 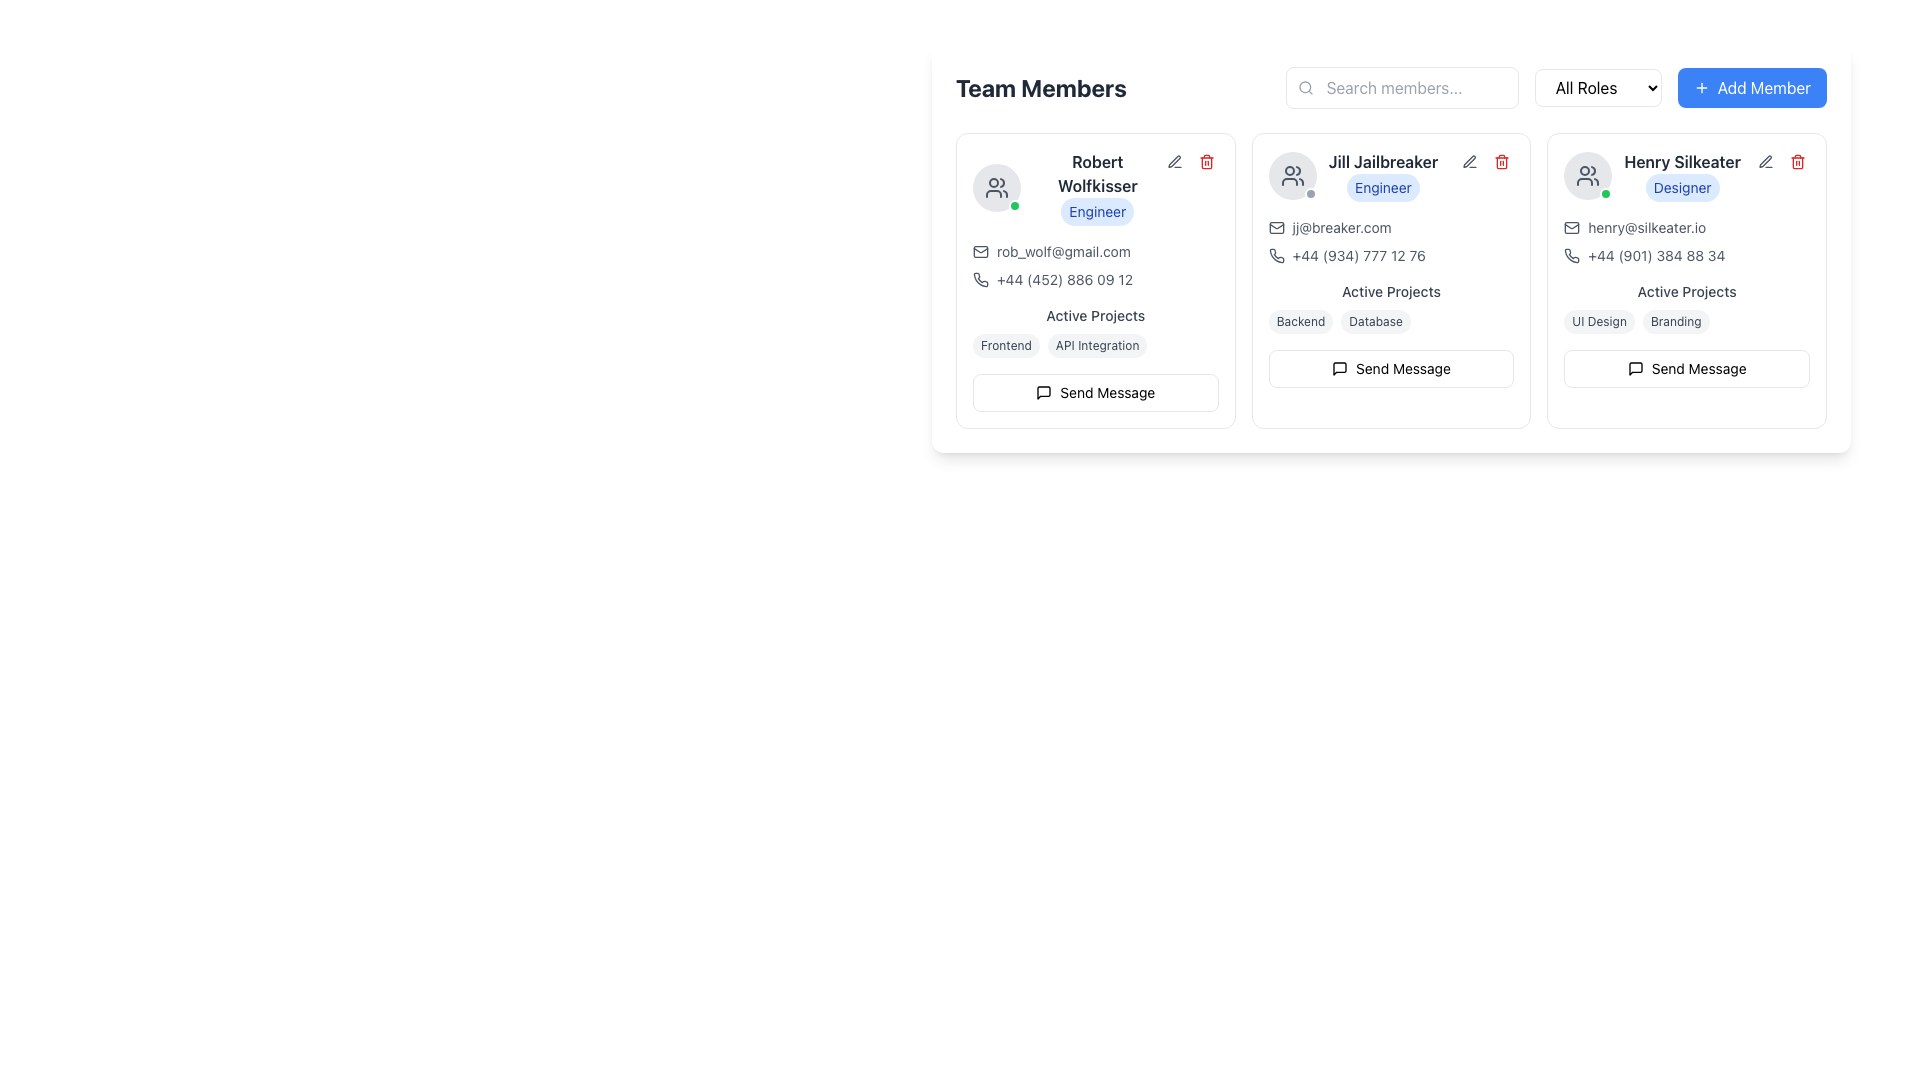 I want to click on the hyperlink displaying the email address in the 'Robert Wolfkisser' profile card, so click(x=1062, y=250).